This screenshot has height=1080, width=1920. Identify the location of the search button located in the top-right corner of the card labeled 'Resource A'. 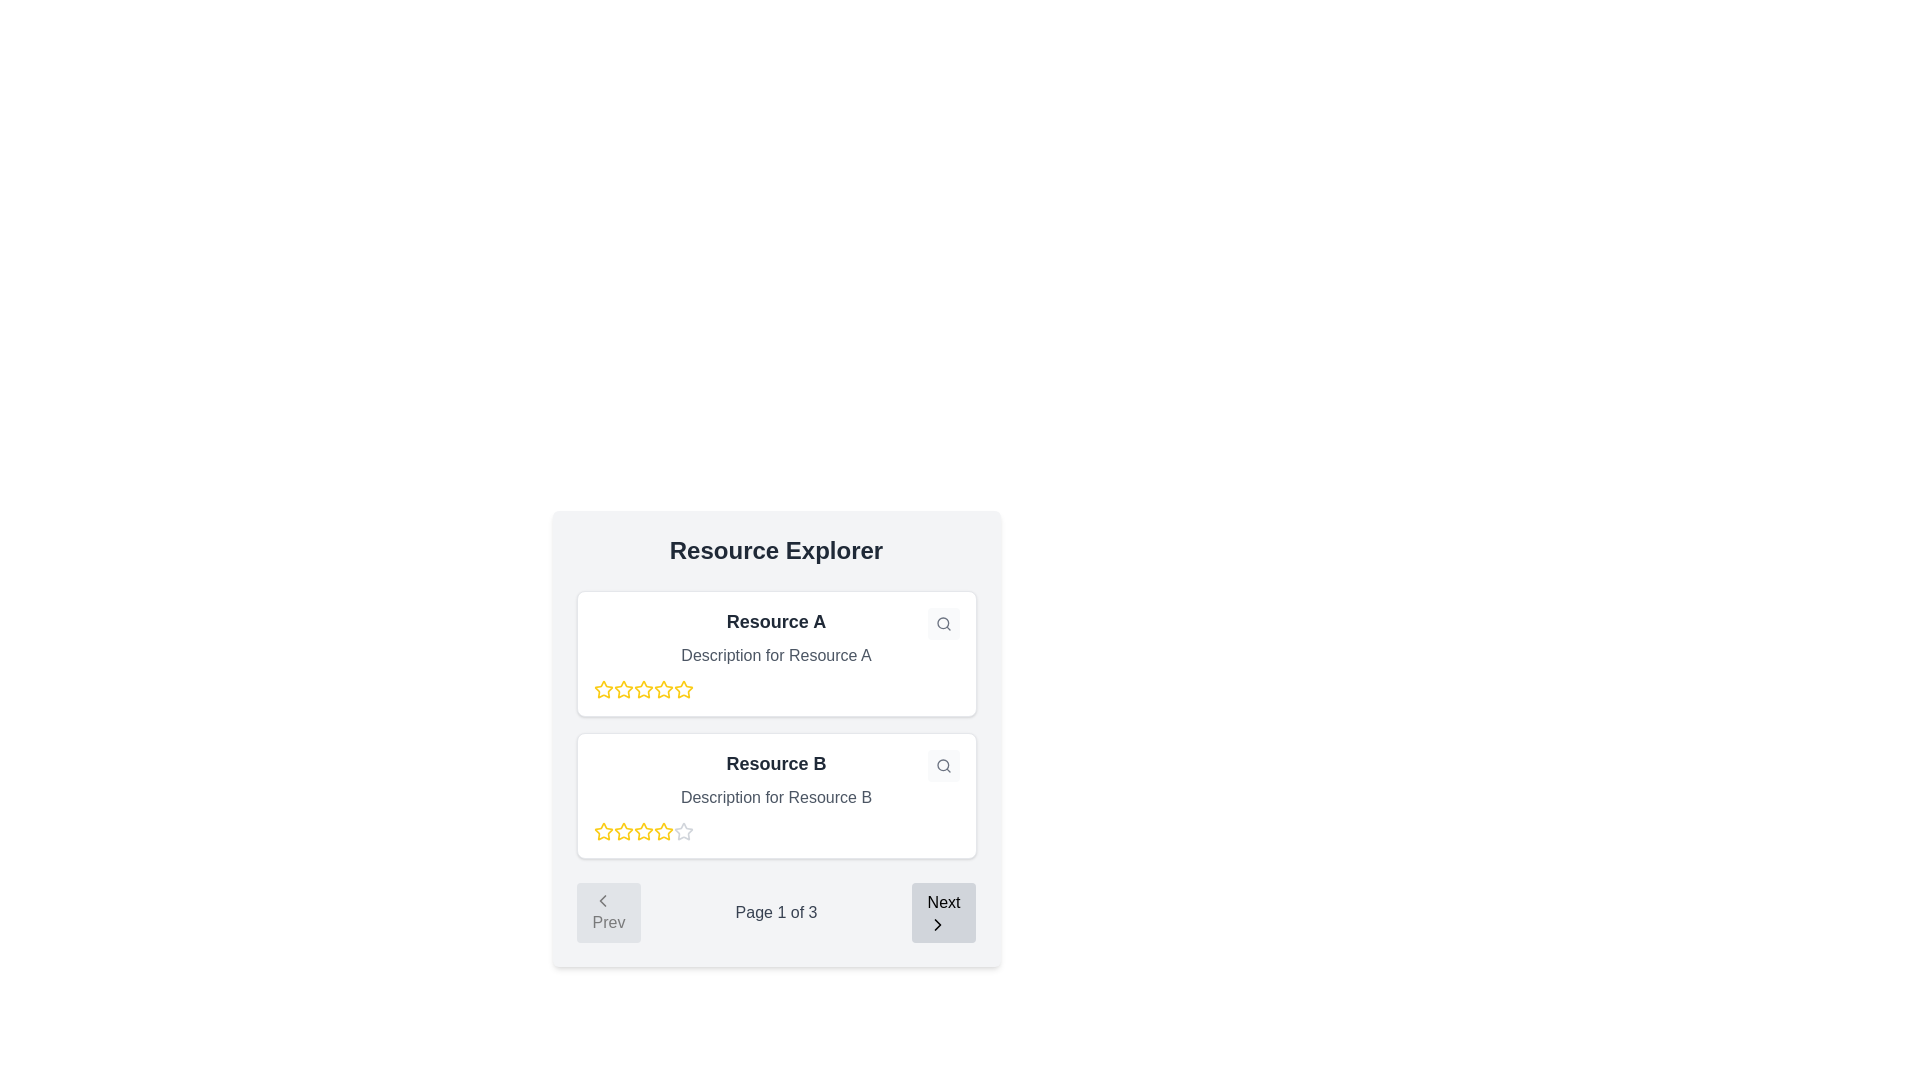
(942, 623).